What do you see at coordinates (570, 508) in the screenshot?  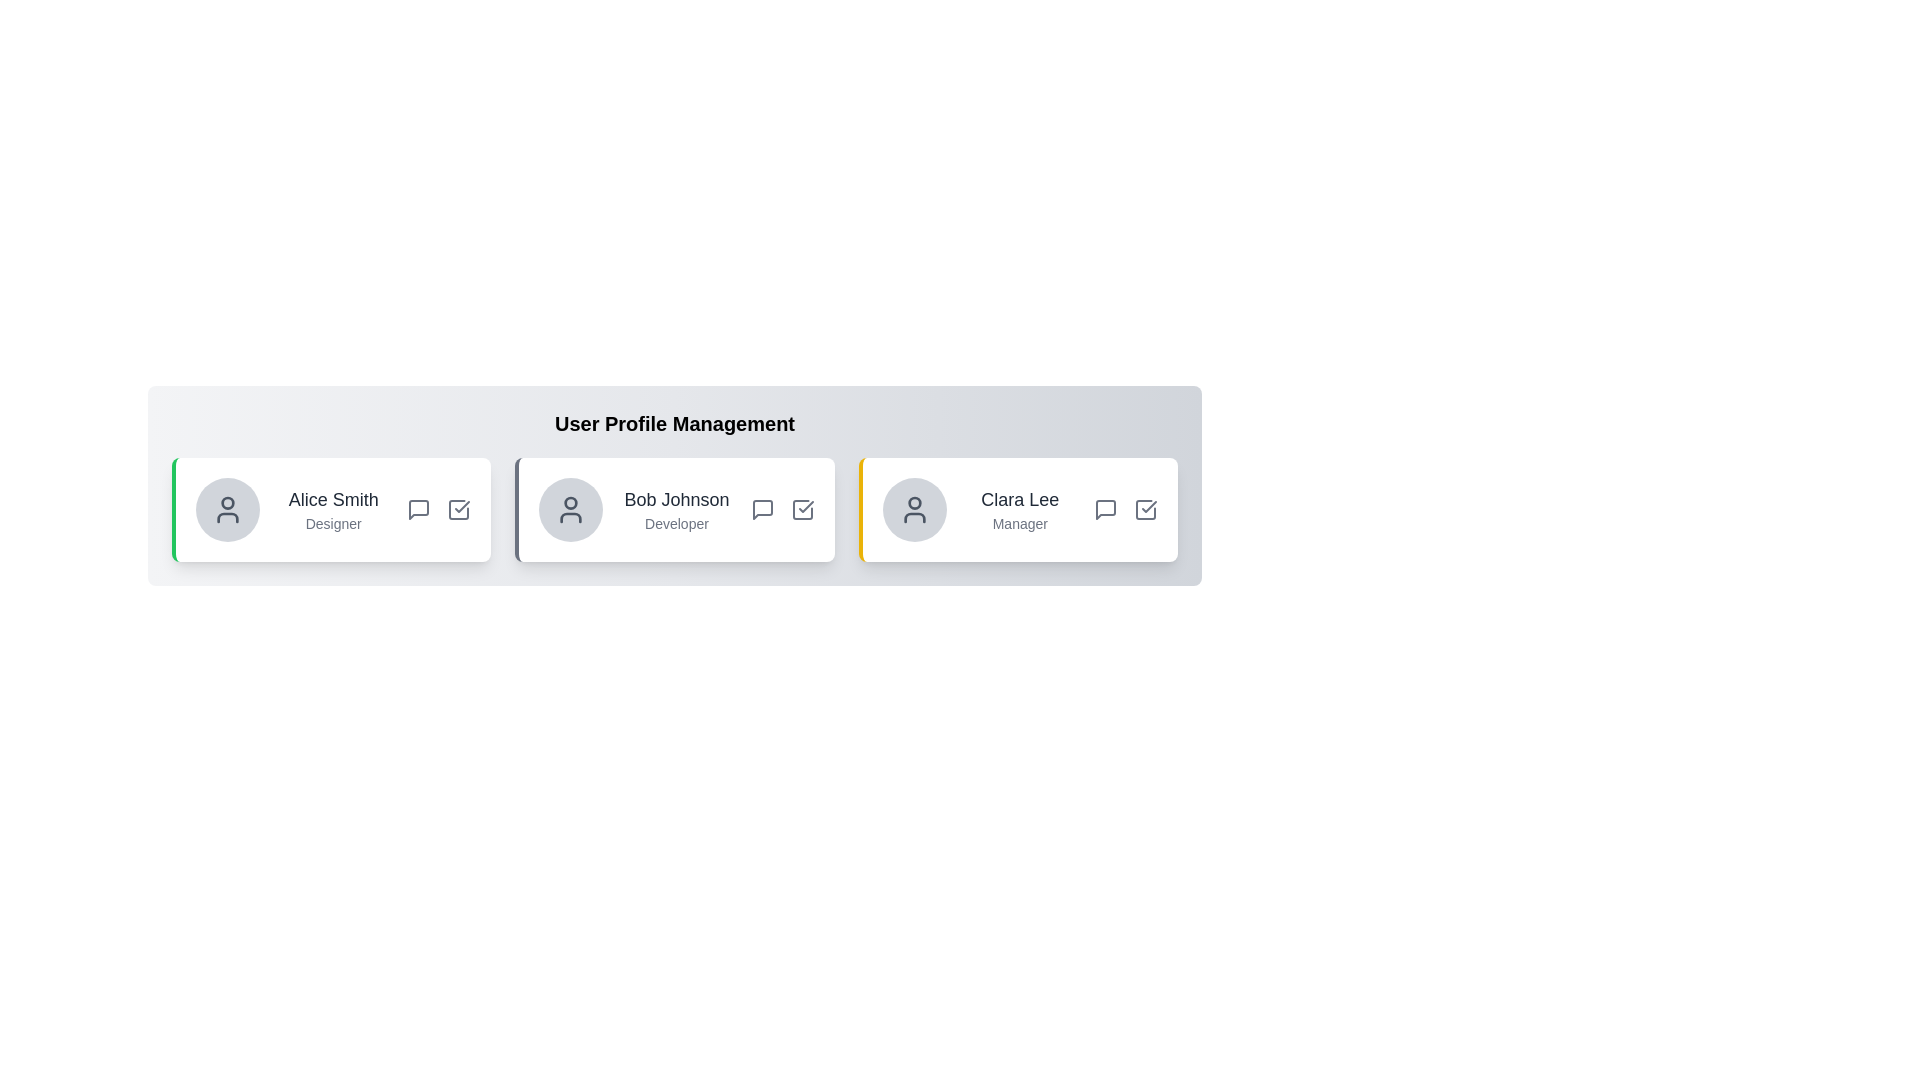 I see `the circular Graphical Placeholder with a light gray background and a dark gray user icon, located in the card for 'Bob Johnson, Developer'` at bounding box center [570, 508].